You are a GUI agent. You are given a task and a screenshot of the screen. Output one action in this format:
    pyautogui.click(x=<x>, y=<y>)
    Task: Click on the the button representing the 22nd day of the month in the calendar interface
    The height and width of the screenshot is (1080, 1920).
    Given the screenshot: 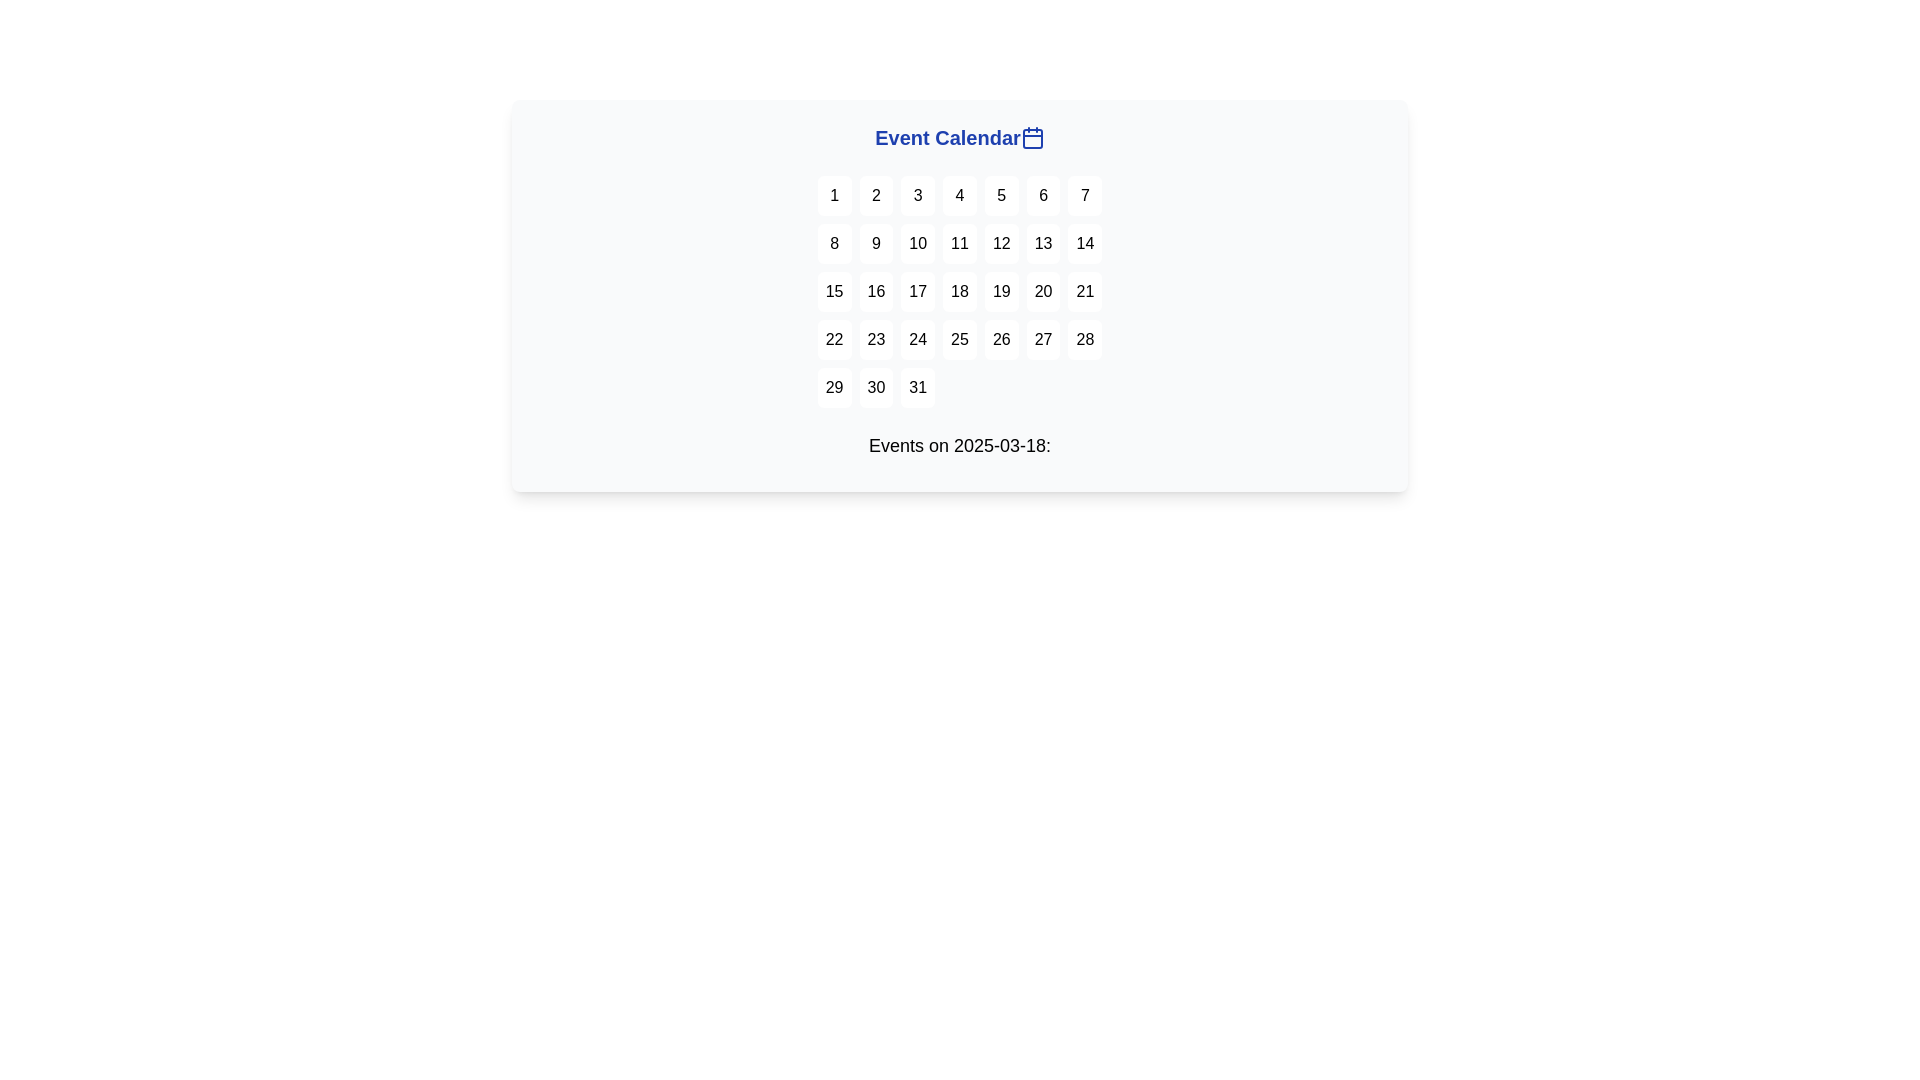 What is the action you would take?
    pyautogui.click(x=834, y=338)
    